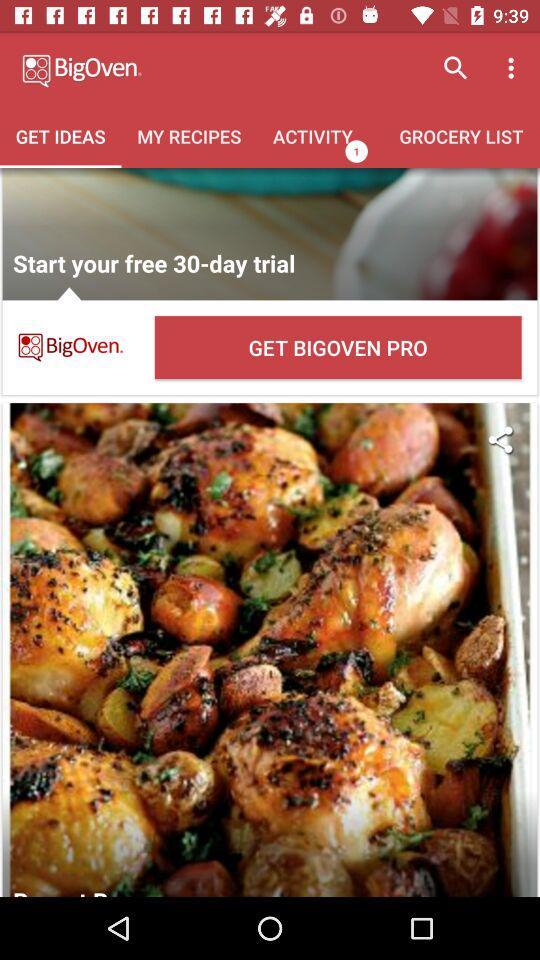  What do you see at coordinates (270, 234) in the screenshot?
I see `information bar` at bounding box center [270, 234].